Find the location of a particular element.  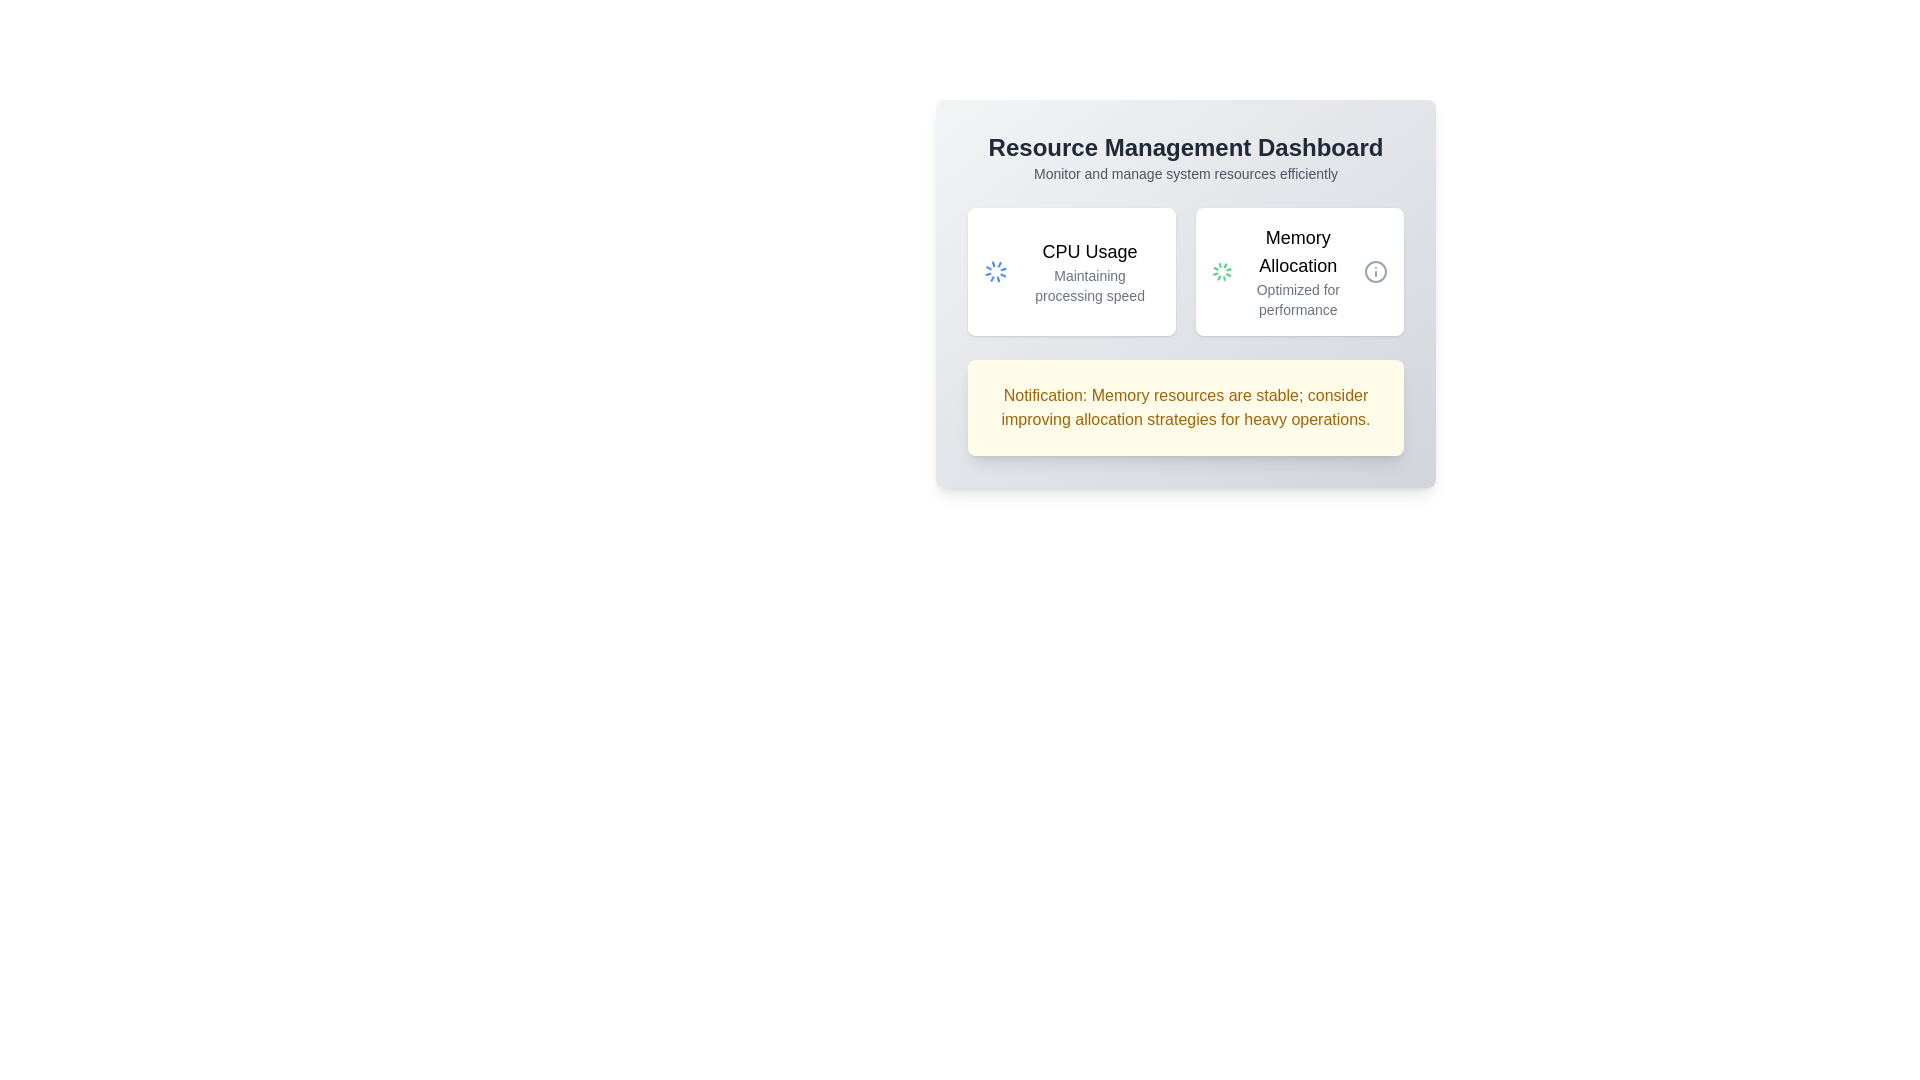

the circular icon with a transparent center and a border, located in the upper-right corner of the Memory Allocation section is located at coordinates (1375, 272).